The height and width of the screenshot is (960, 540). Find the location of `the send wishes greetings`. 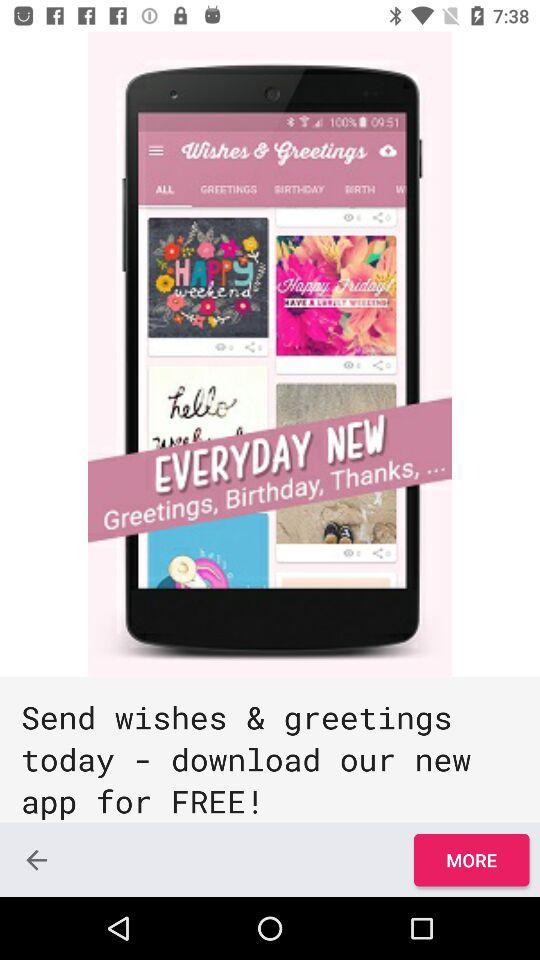

the send wishes greetings is located at coordinates (270, 749).